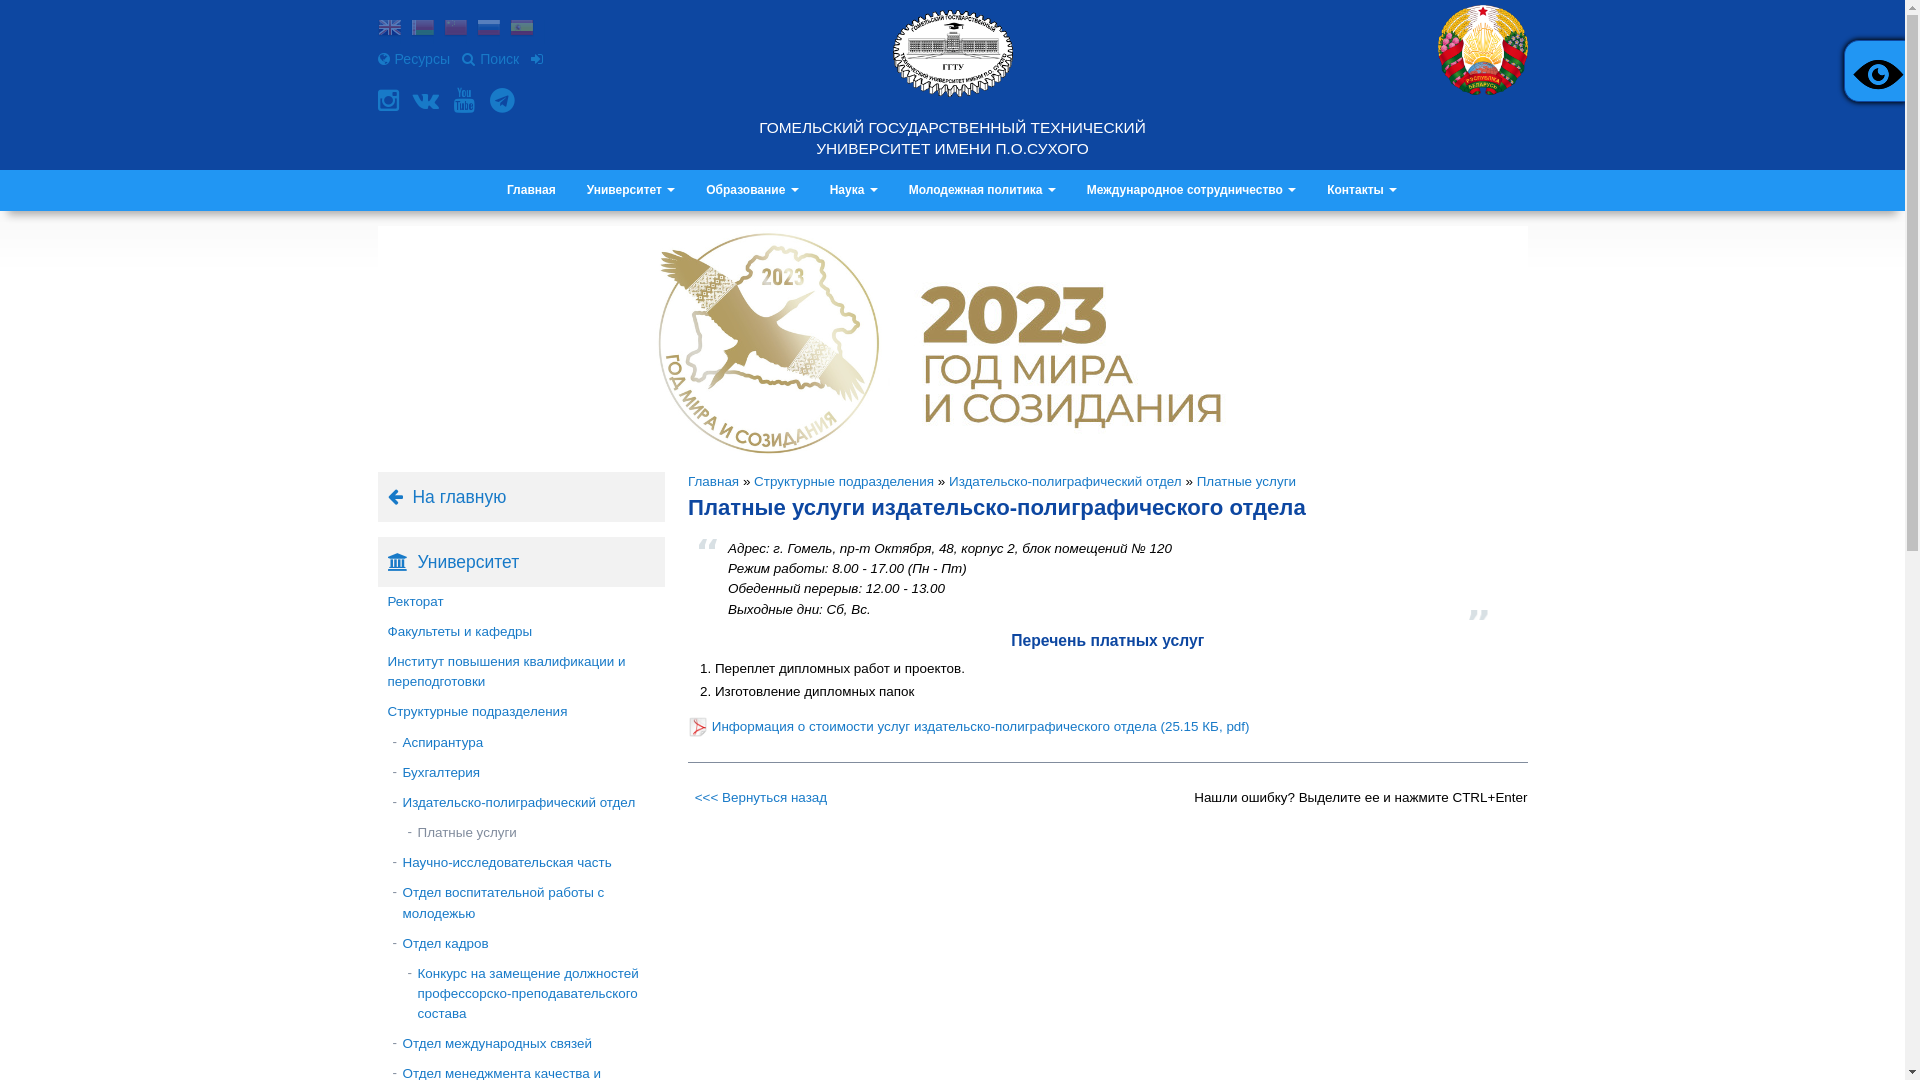 Image resolution: width=1920 pixels, height=1080 pixels. What do you see at coordinates (455, 29) in the screenshot?
I see `'Chinese (Simplified)'` at bounding box center [455, 29].